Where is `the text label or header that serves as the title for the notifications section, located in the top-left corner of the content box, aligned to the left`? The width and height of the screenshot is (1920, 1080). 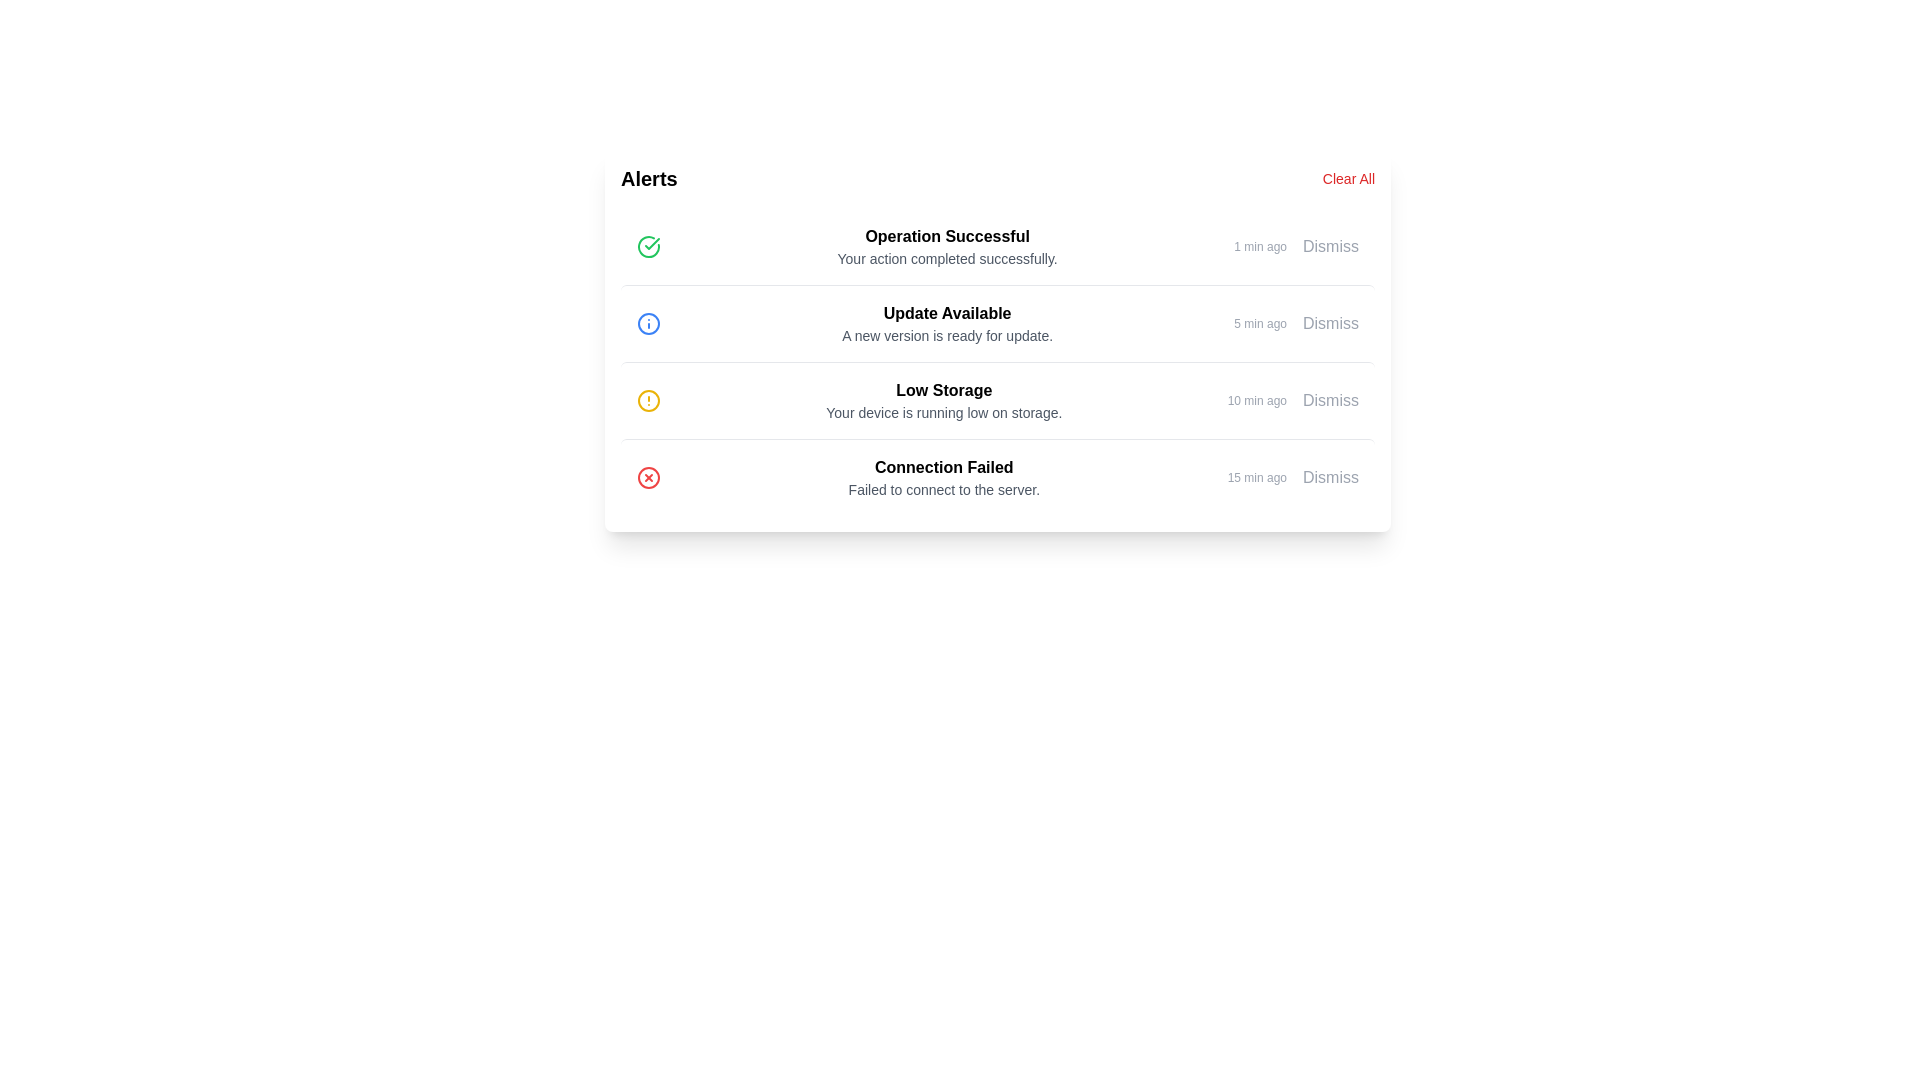 the text label or header that serves as the title for the notifications section, located in the top-left corner of the content box, aligned to the left is located at coordinates (649, 177).